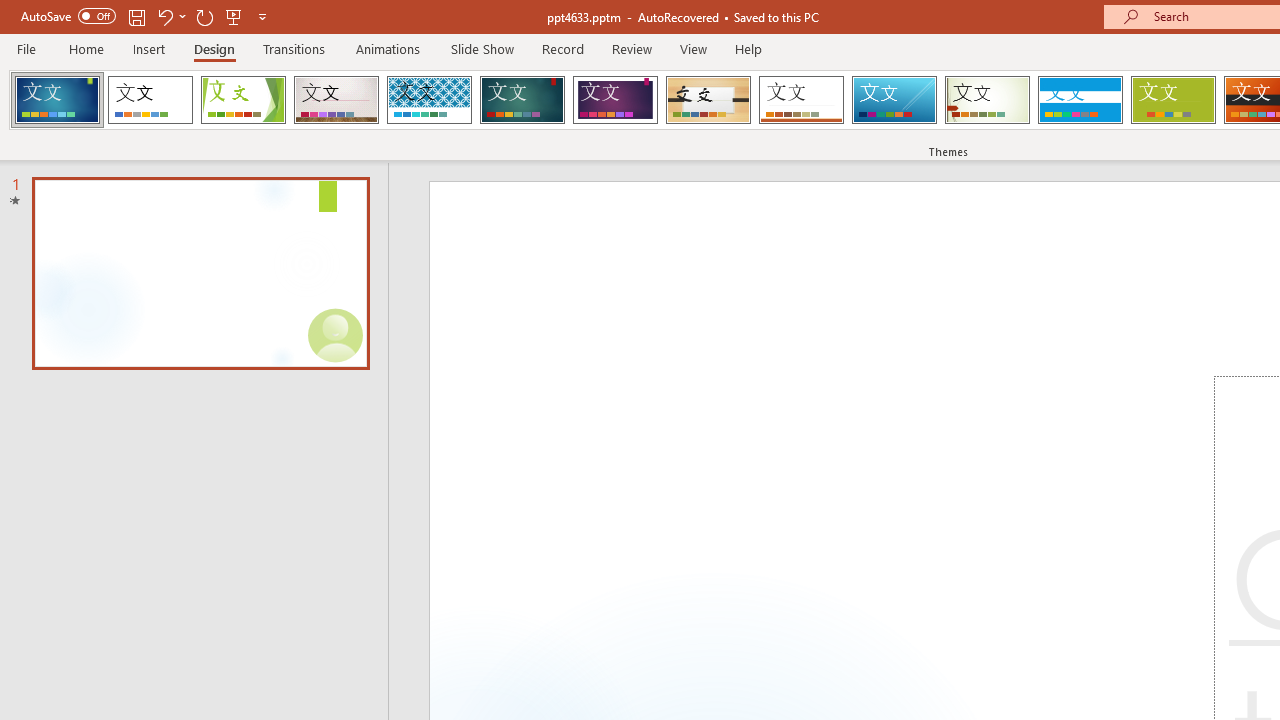  What do you see at coordinates (149, 100) in the screenshot?
I see `'Office Theme'` at bounding box center [149, 100].